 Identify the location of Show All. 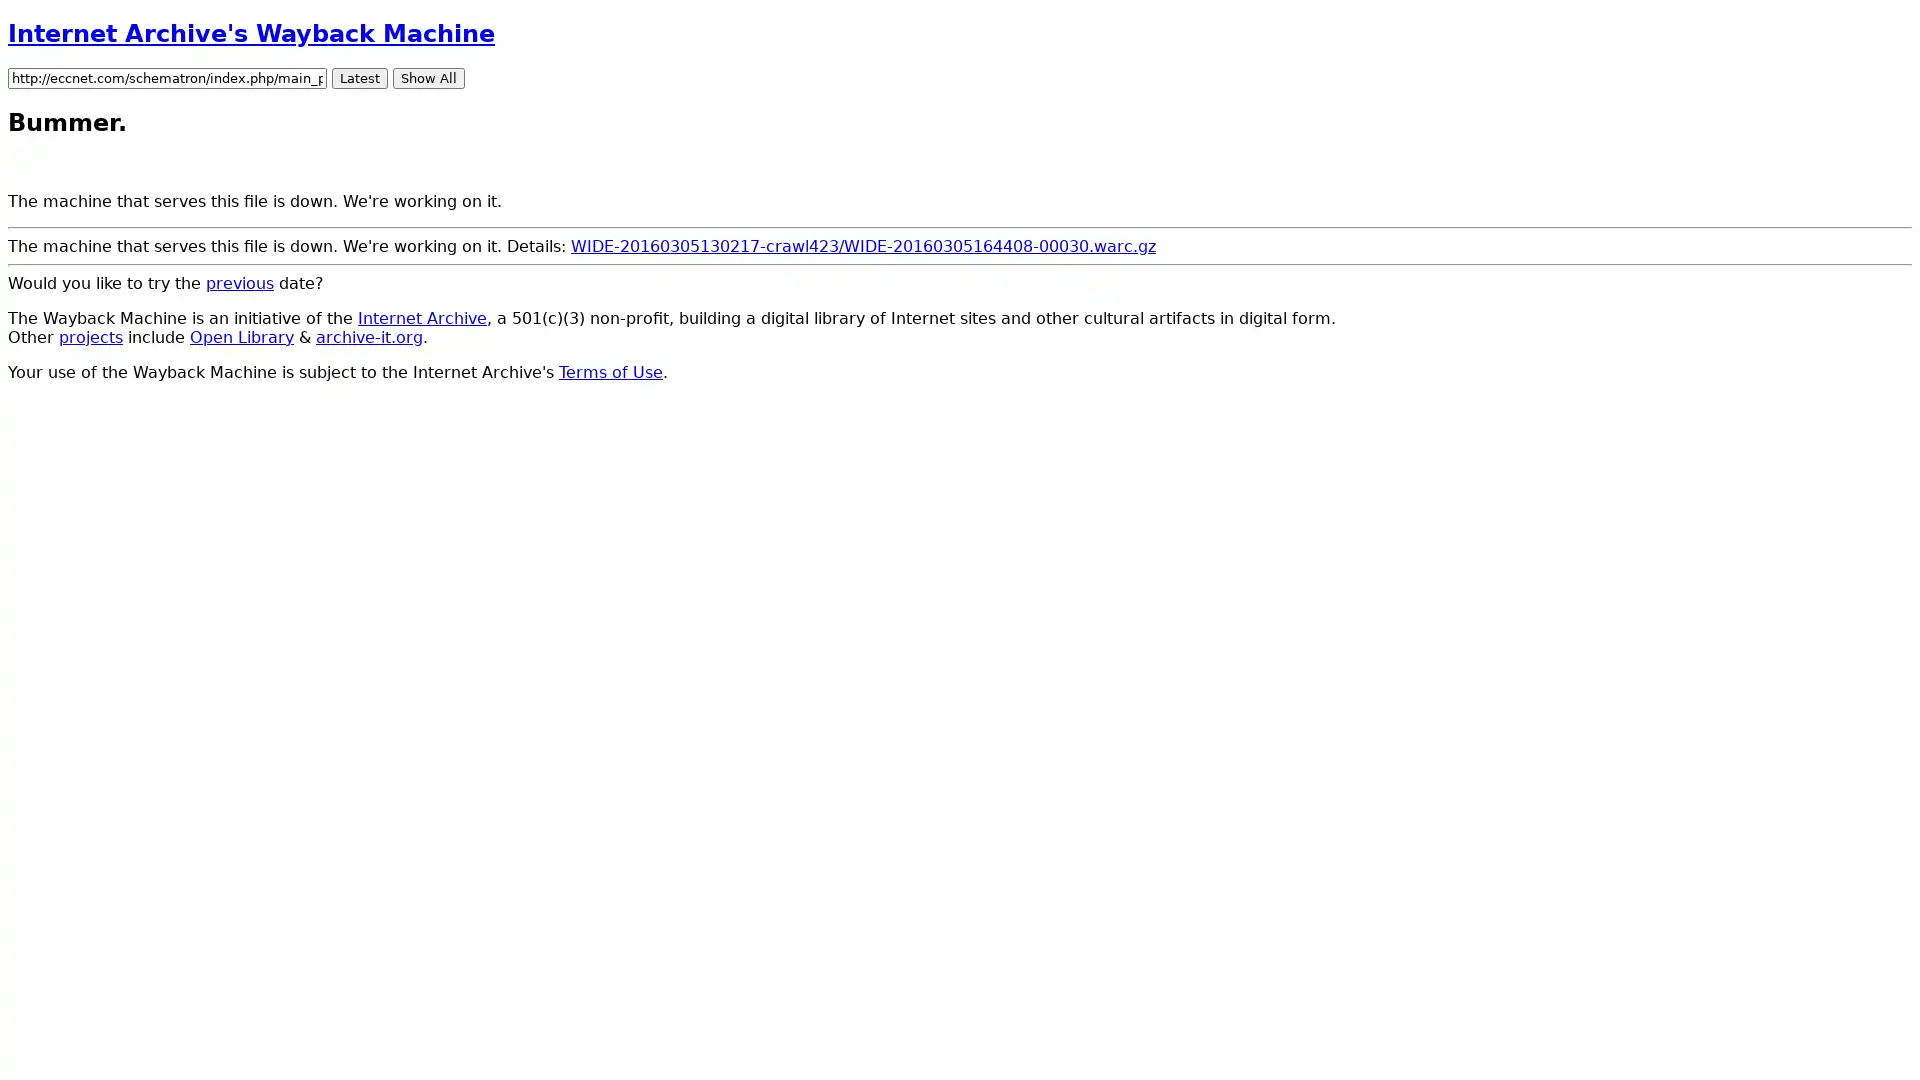
(427, 76).